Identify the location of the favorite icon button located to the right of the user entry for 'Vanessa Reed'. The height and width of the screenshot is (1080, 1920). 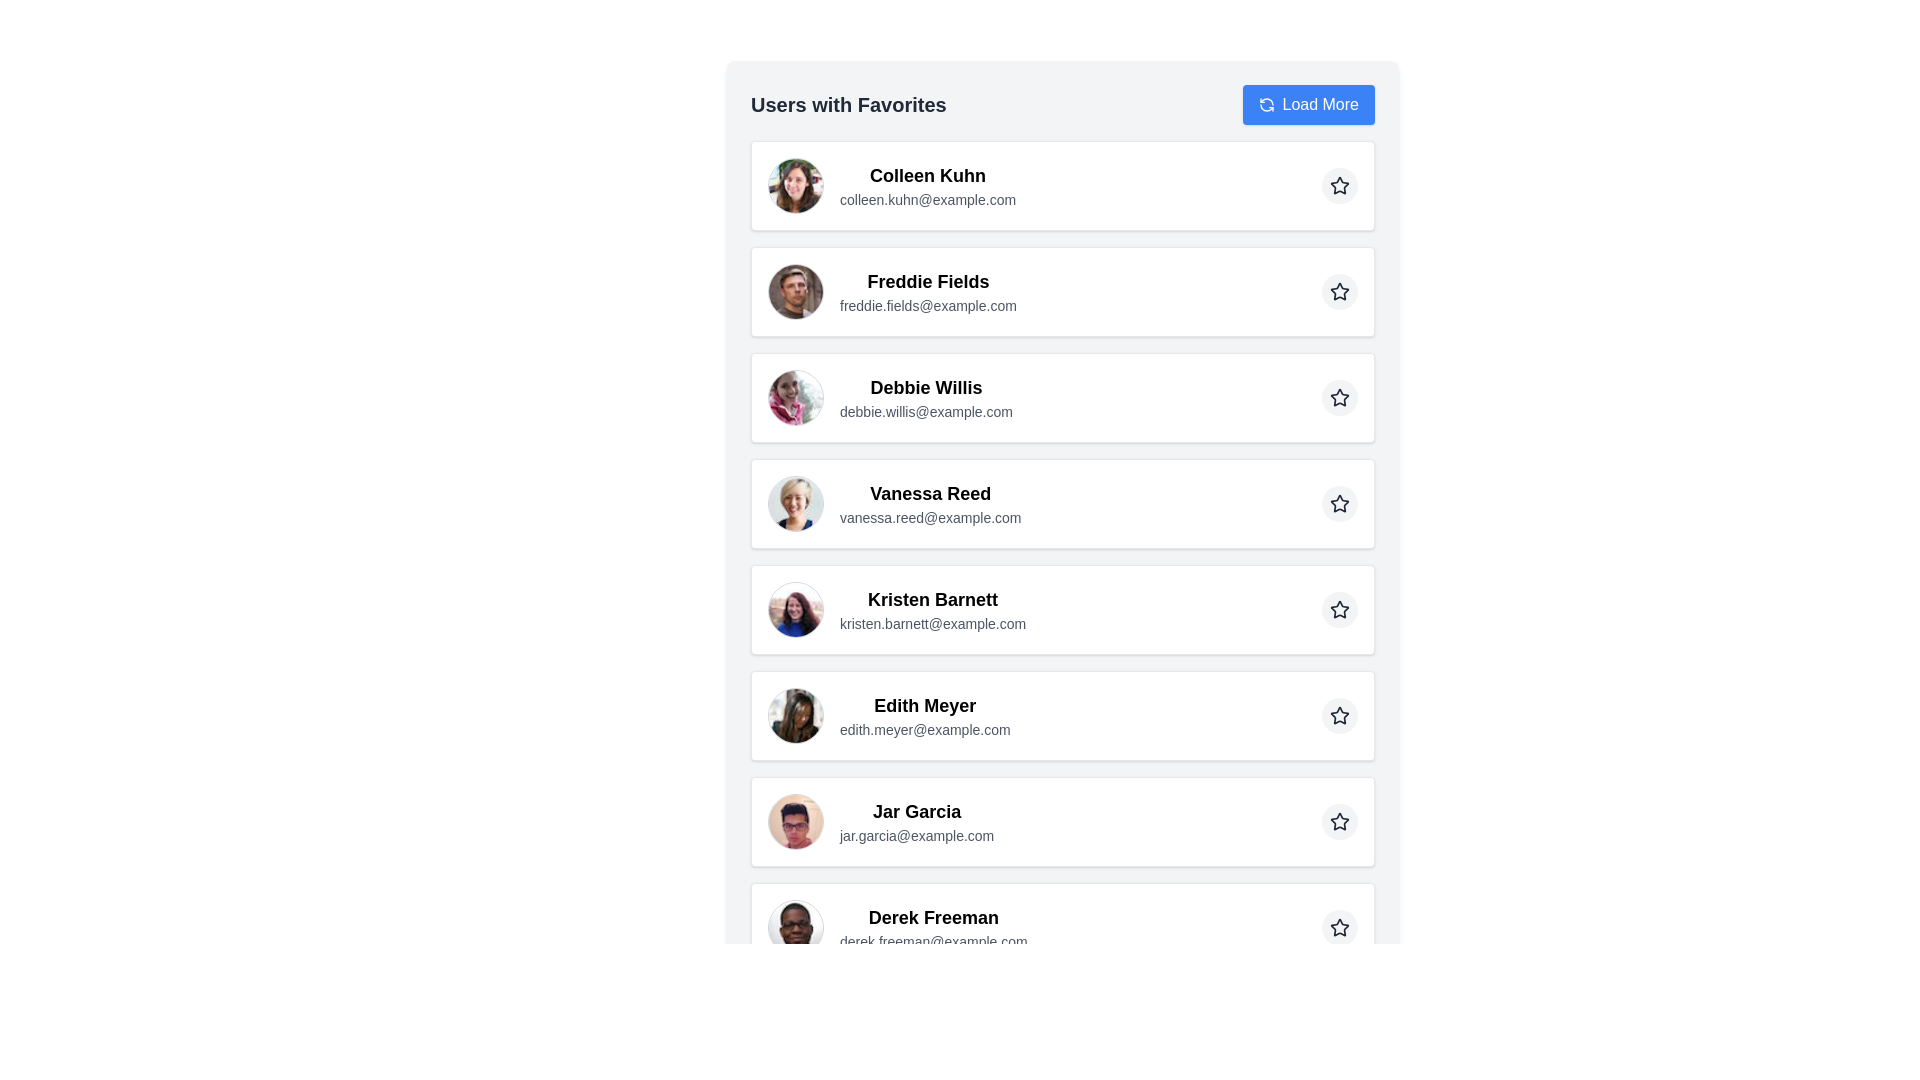
(1339, 501).